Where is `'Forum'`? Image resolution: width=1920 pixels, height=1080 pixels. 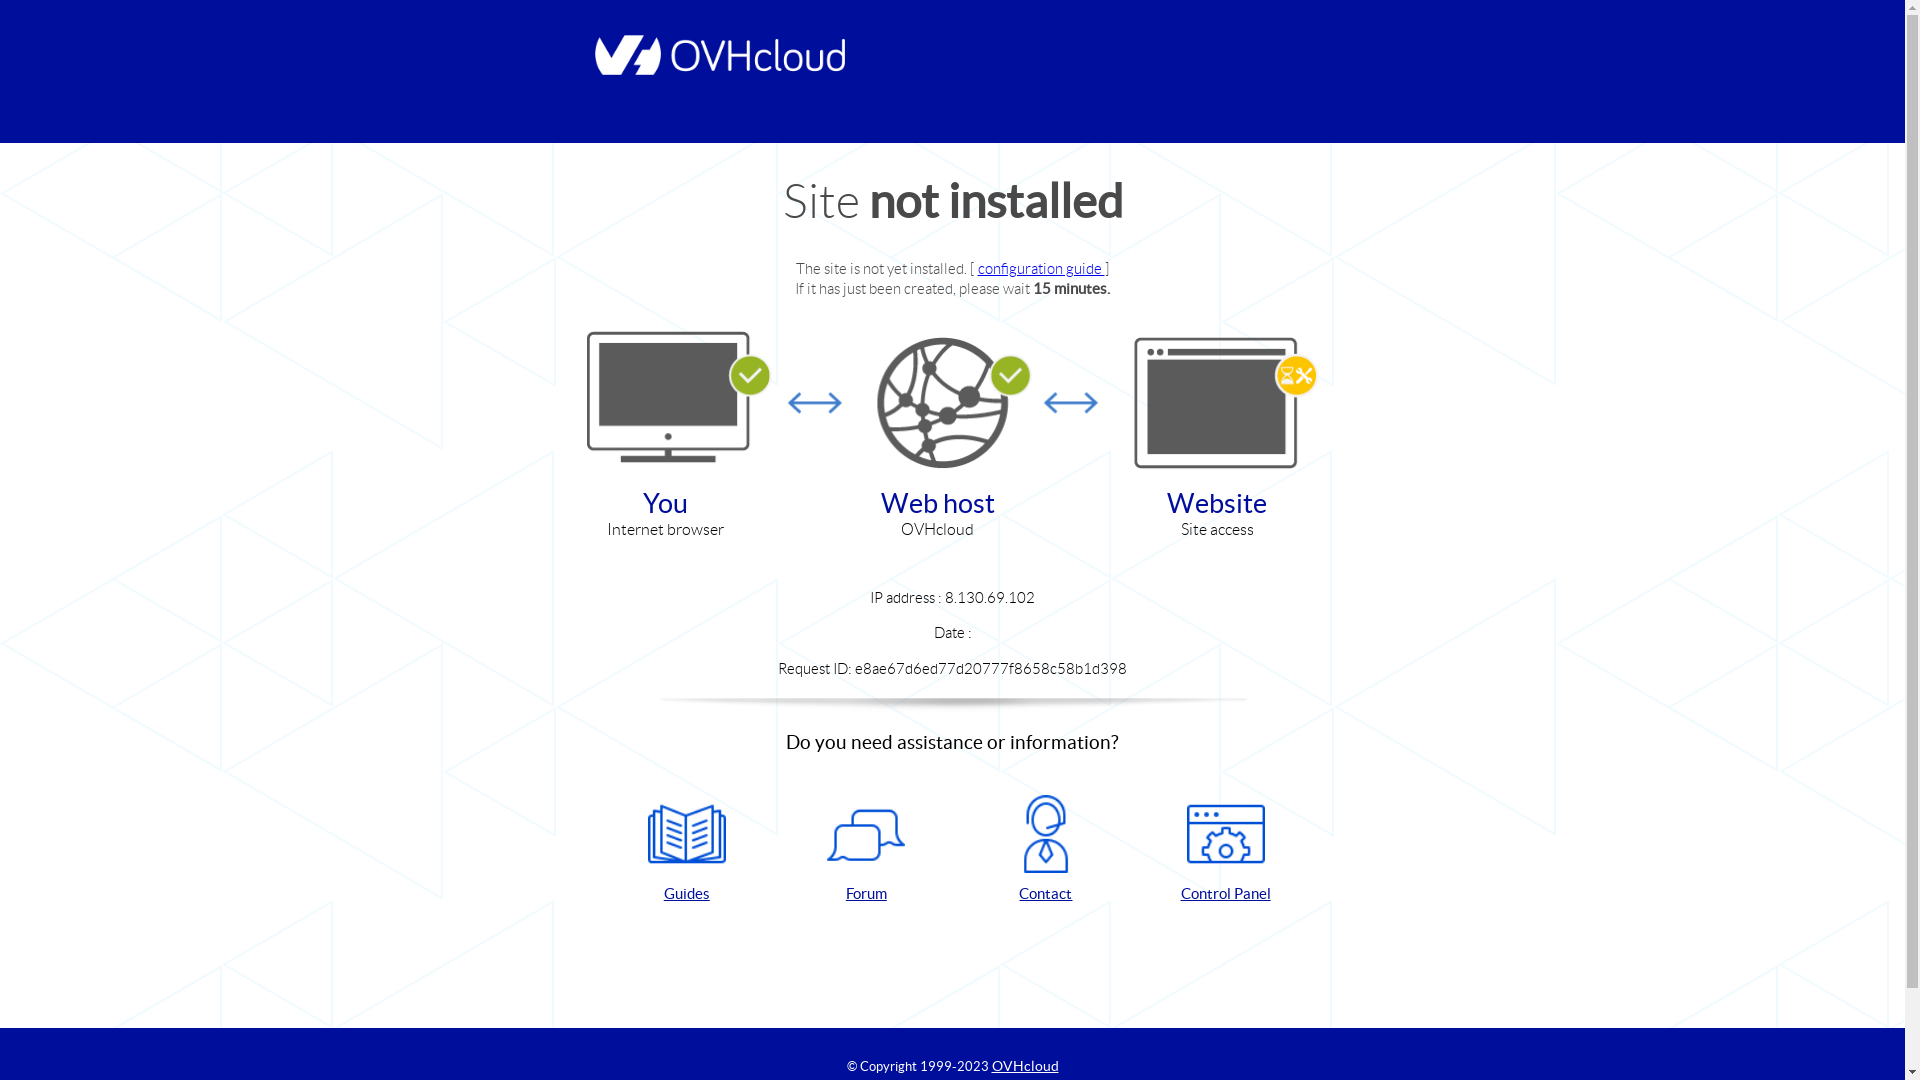 'Forum' is located at coordinates (784, 849).